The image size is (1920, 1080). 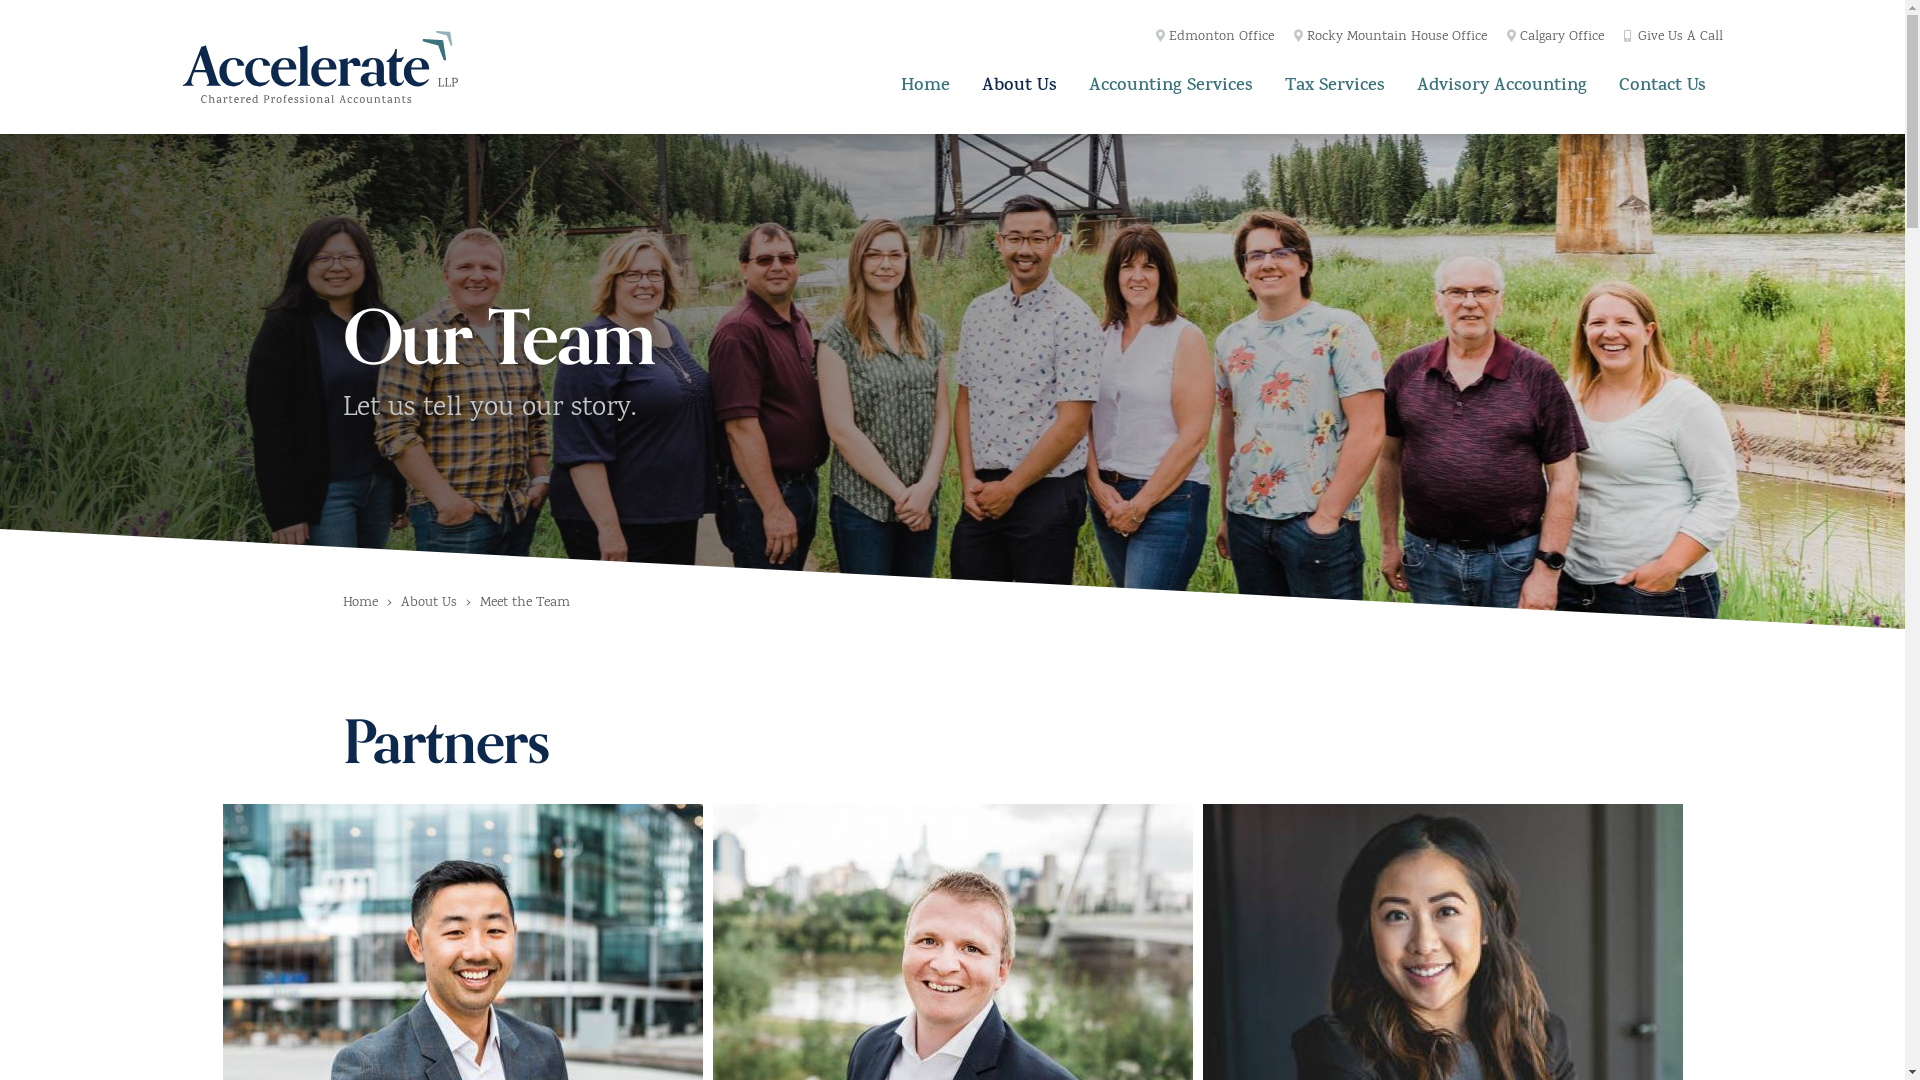 I want to click on 'Contact Us', so click(x=1662, y=83).